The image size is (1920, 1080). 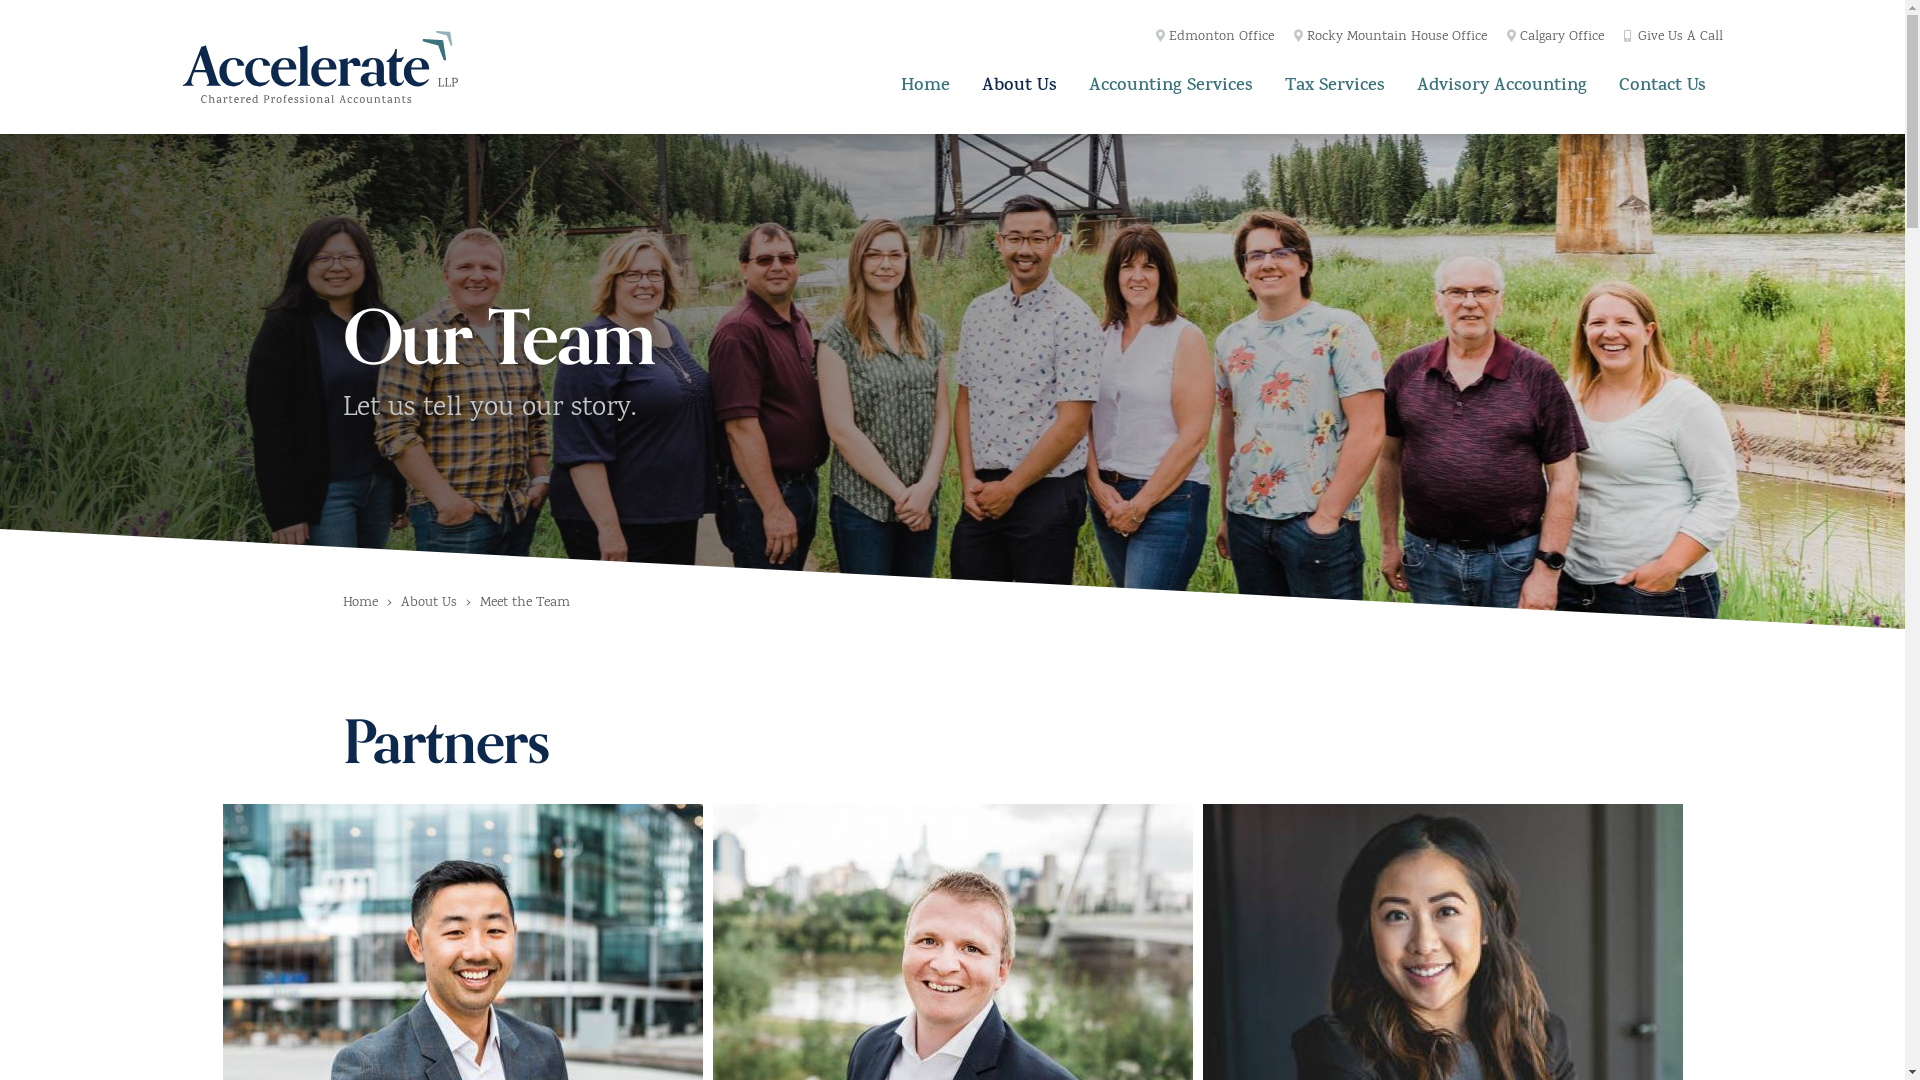 I want to click on 'Contact Us', so click(x=1662, y=83).